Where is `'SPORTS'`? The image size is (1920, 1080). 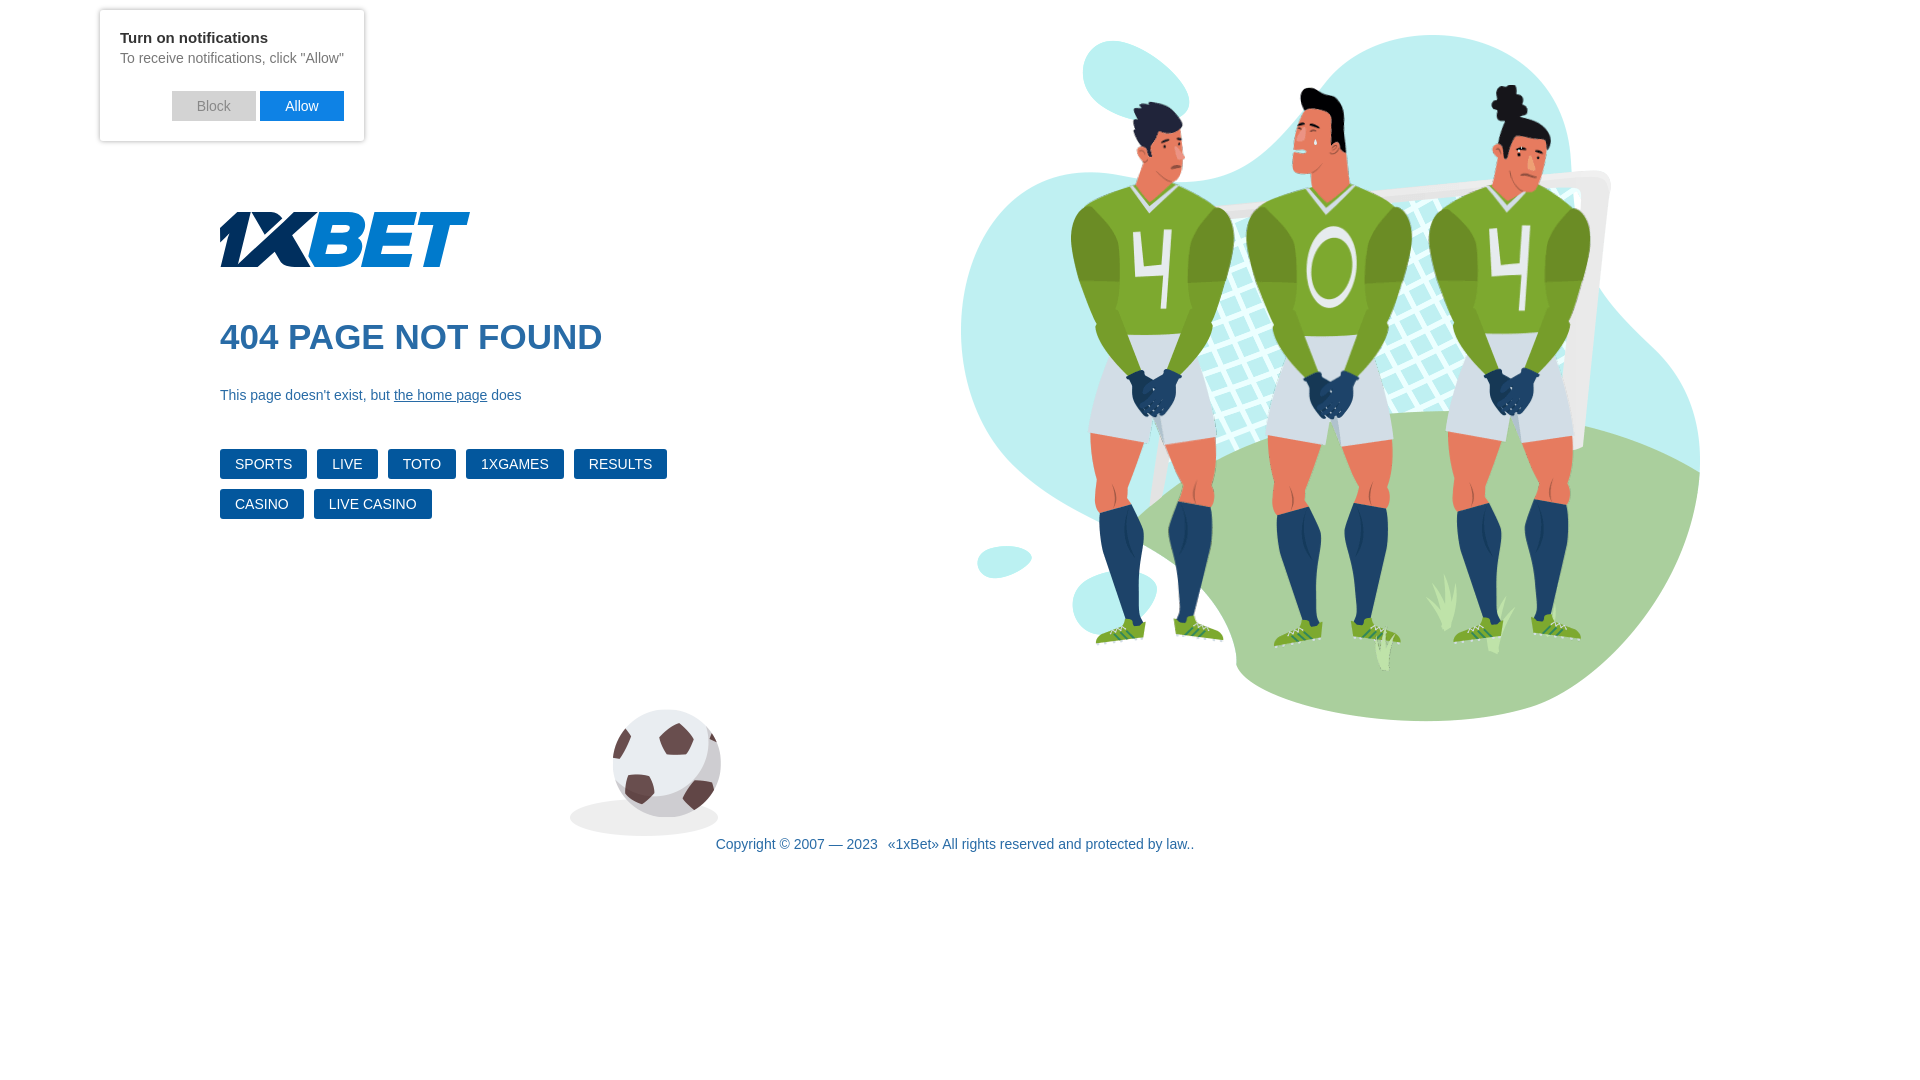 'SPORTS' is located at coordinates (220, 463).